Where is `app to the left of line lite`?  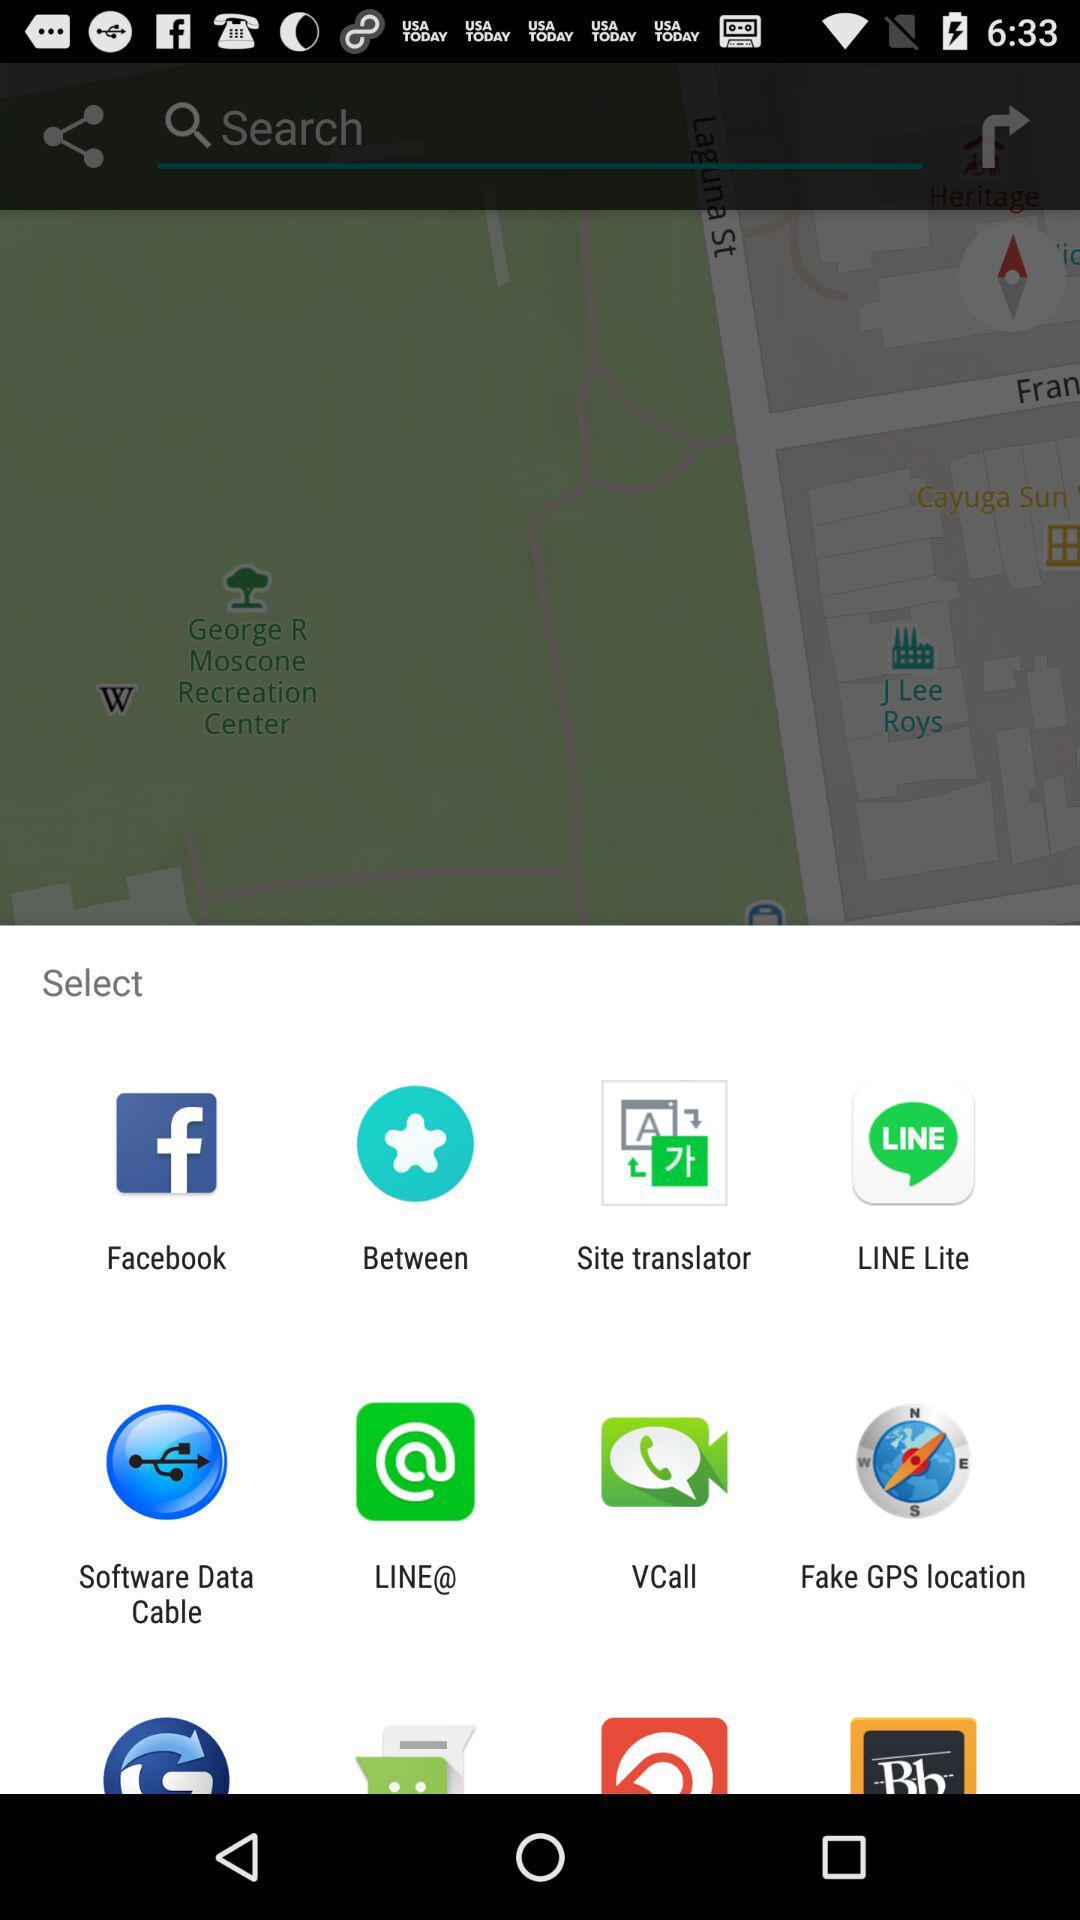 app to the left of line lite is located at coordinates (664, 1274).